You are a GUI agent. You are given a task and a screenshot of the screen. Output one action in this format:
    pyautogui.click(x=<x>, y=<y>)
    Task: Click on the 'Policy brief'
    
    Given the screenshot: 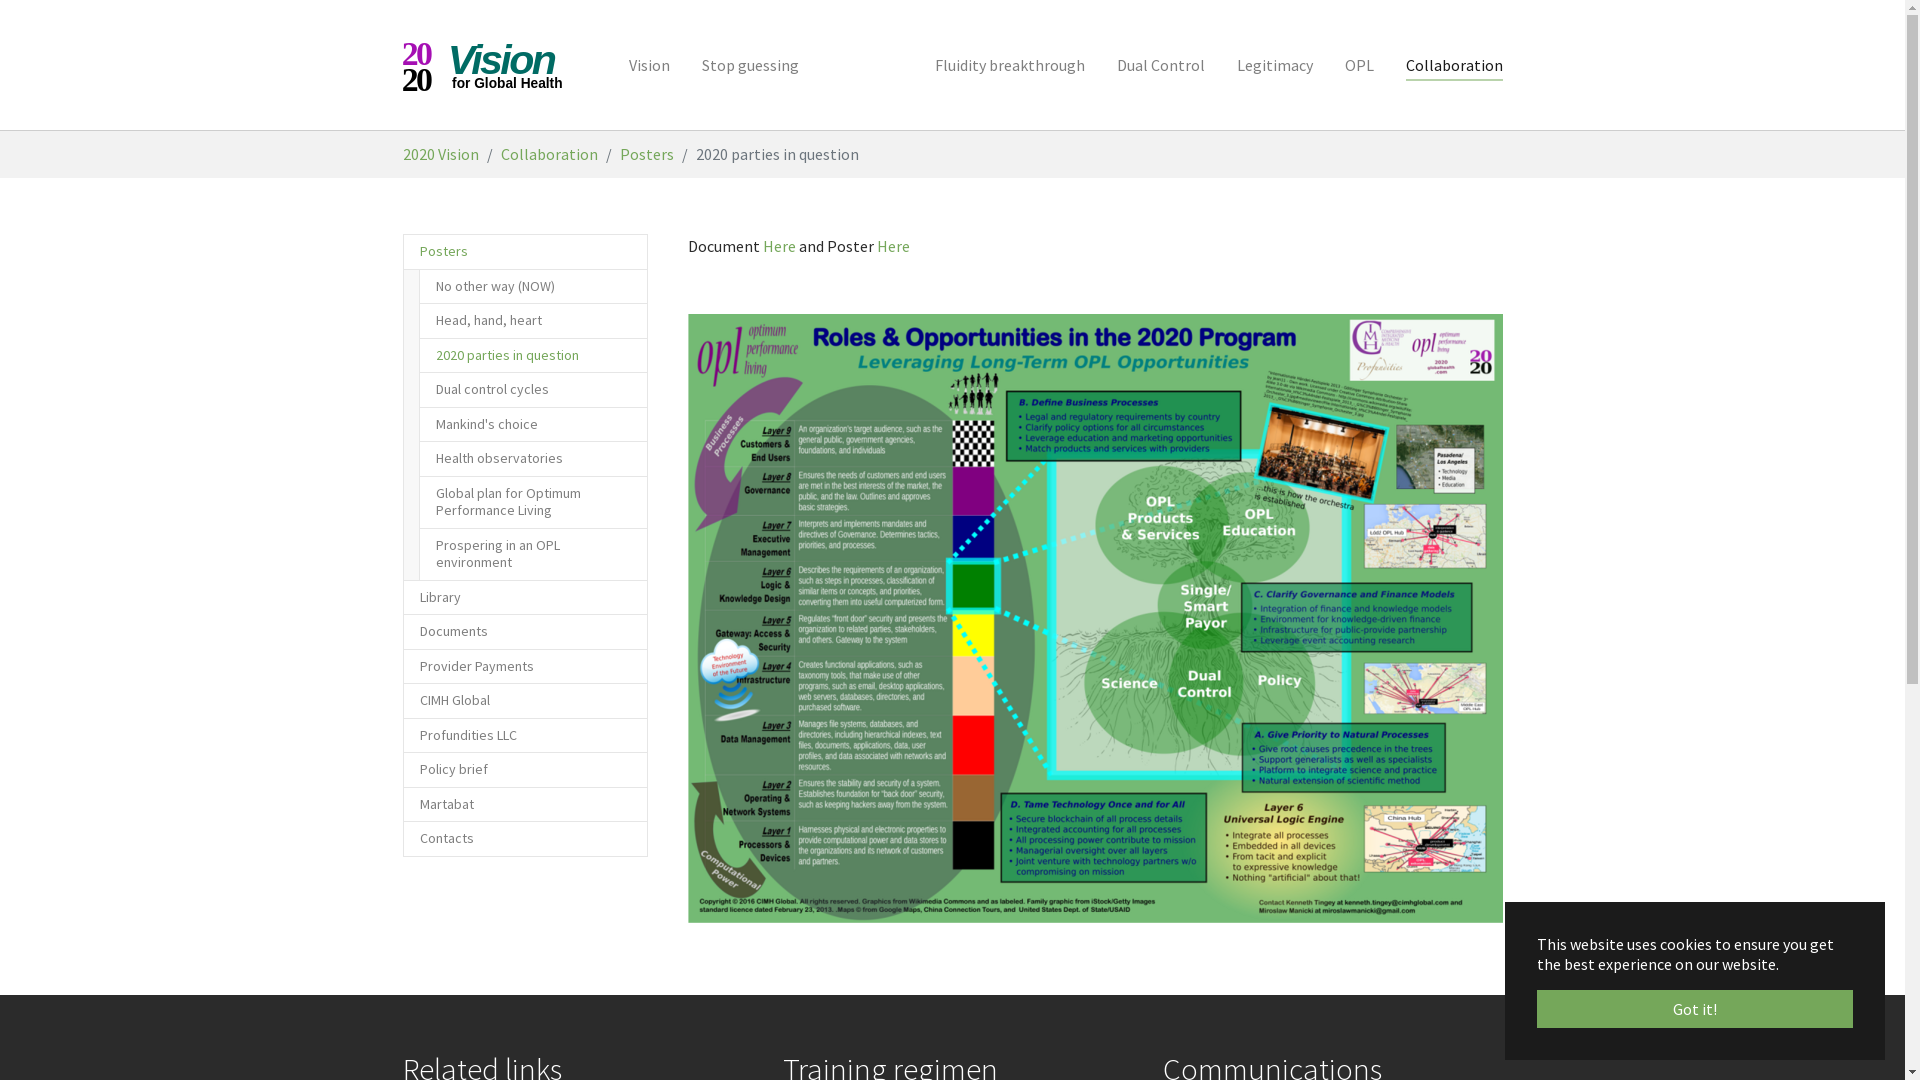 What is the action you would take?
    pyautogui.click(x=401, y=769)
    